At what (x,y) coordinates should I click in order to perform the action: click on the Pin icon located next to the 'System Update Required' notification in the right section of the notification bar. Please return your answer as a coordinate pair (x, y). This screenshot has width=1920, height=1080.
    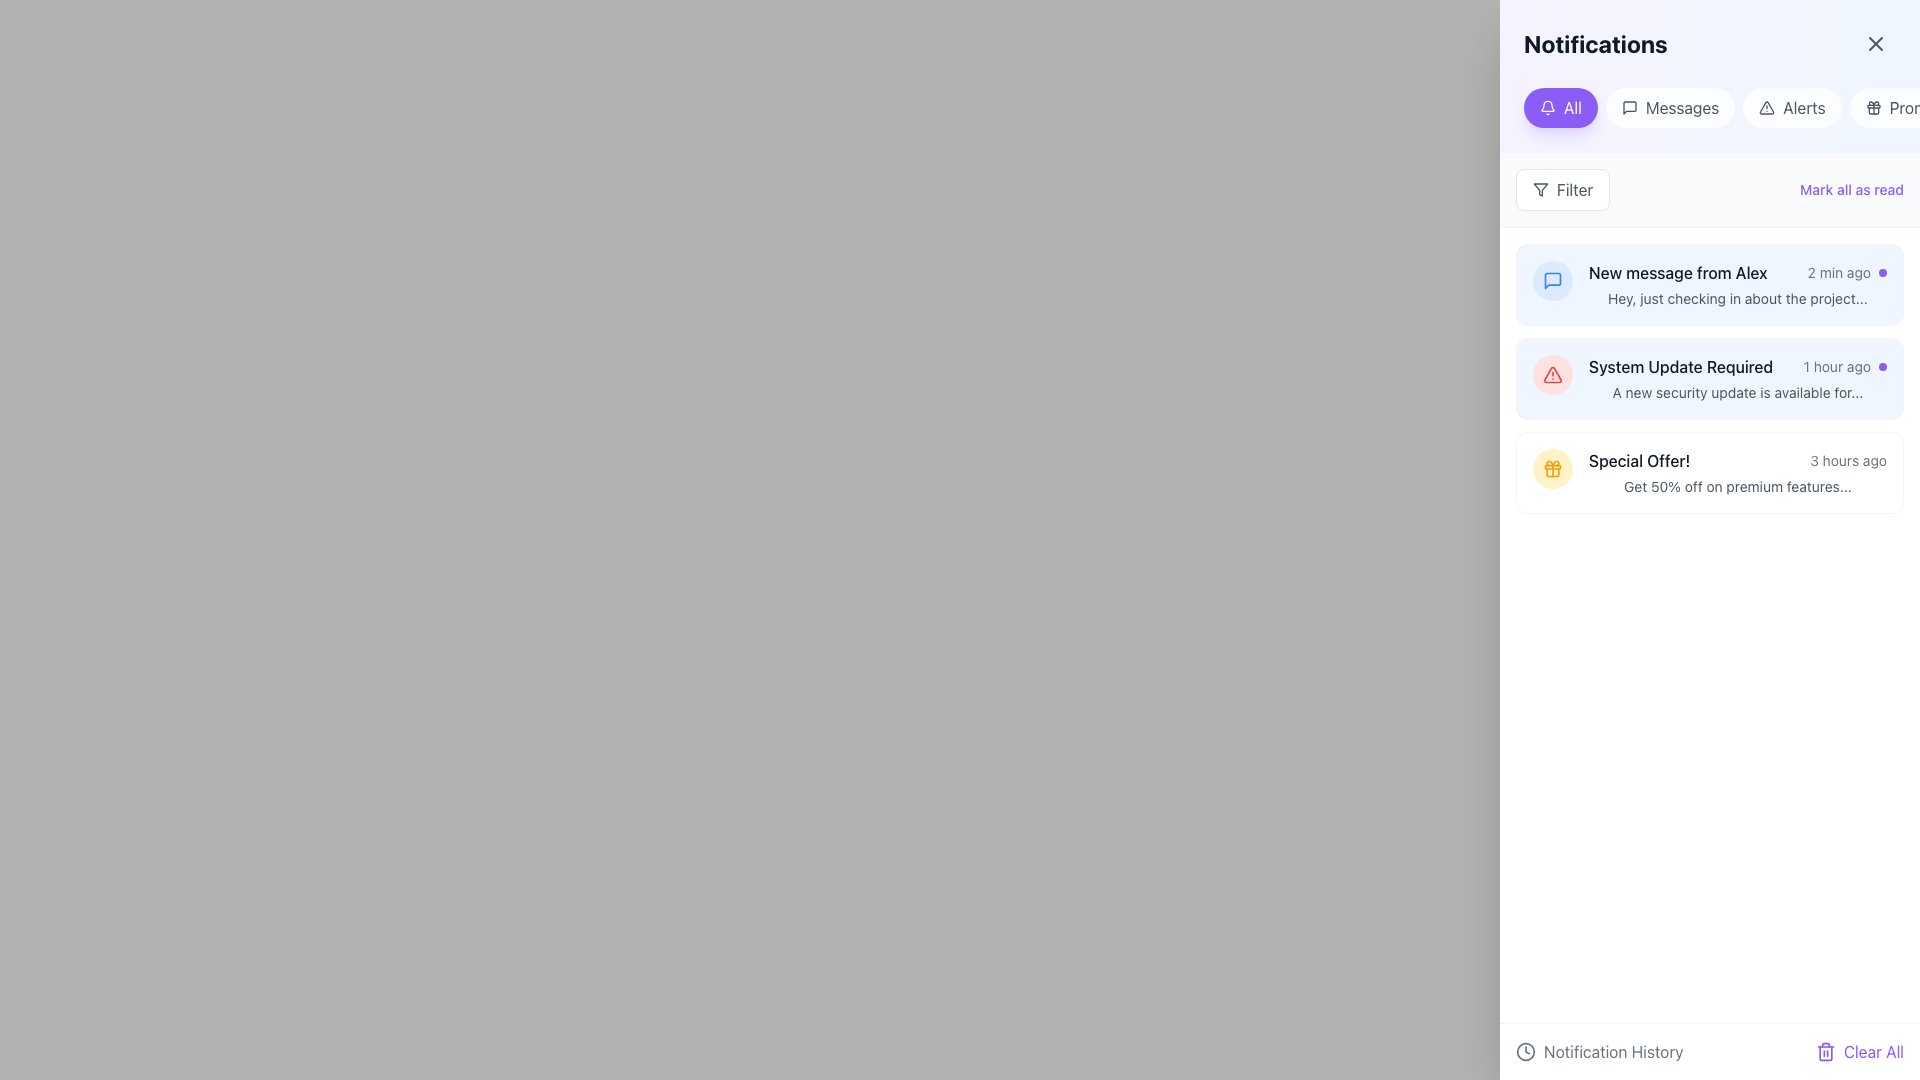
    Looking at the image, I should click on (1830, 378).